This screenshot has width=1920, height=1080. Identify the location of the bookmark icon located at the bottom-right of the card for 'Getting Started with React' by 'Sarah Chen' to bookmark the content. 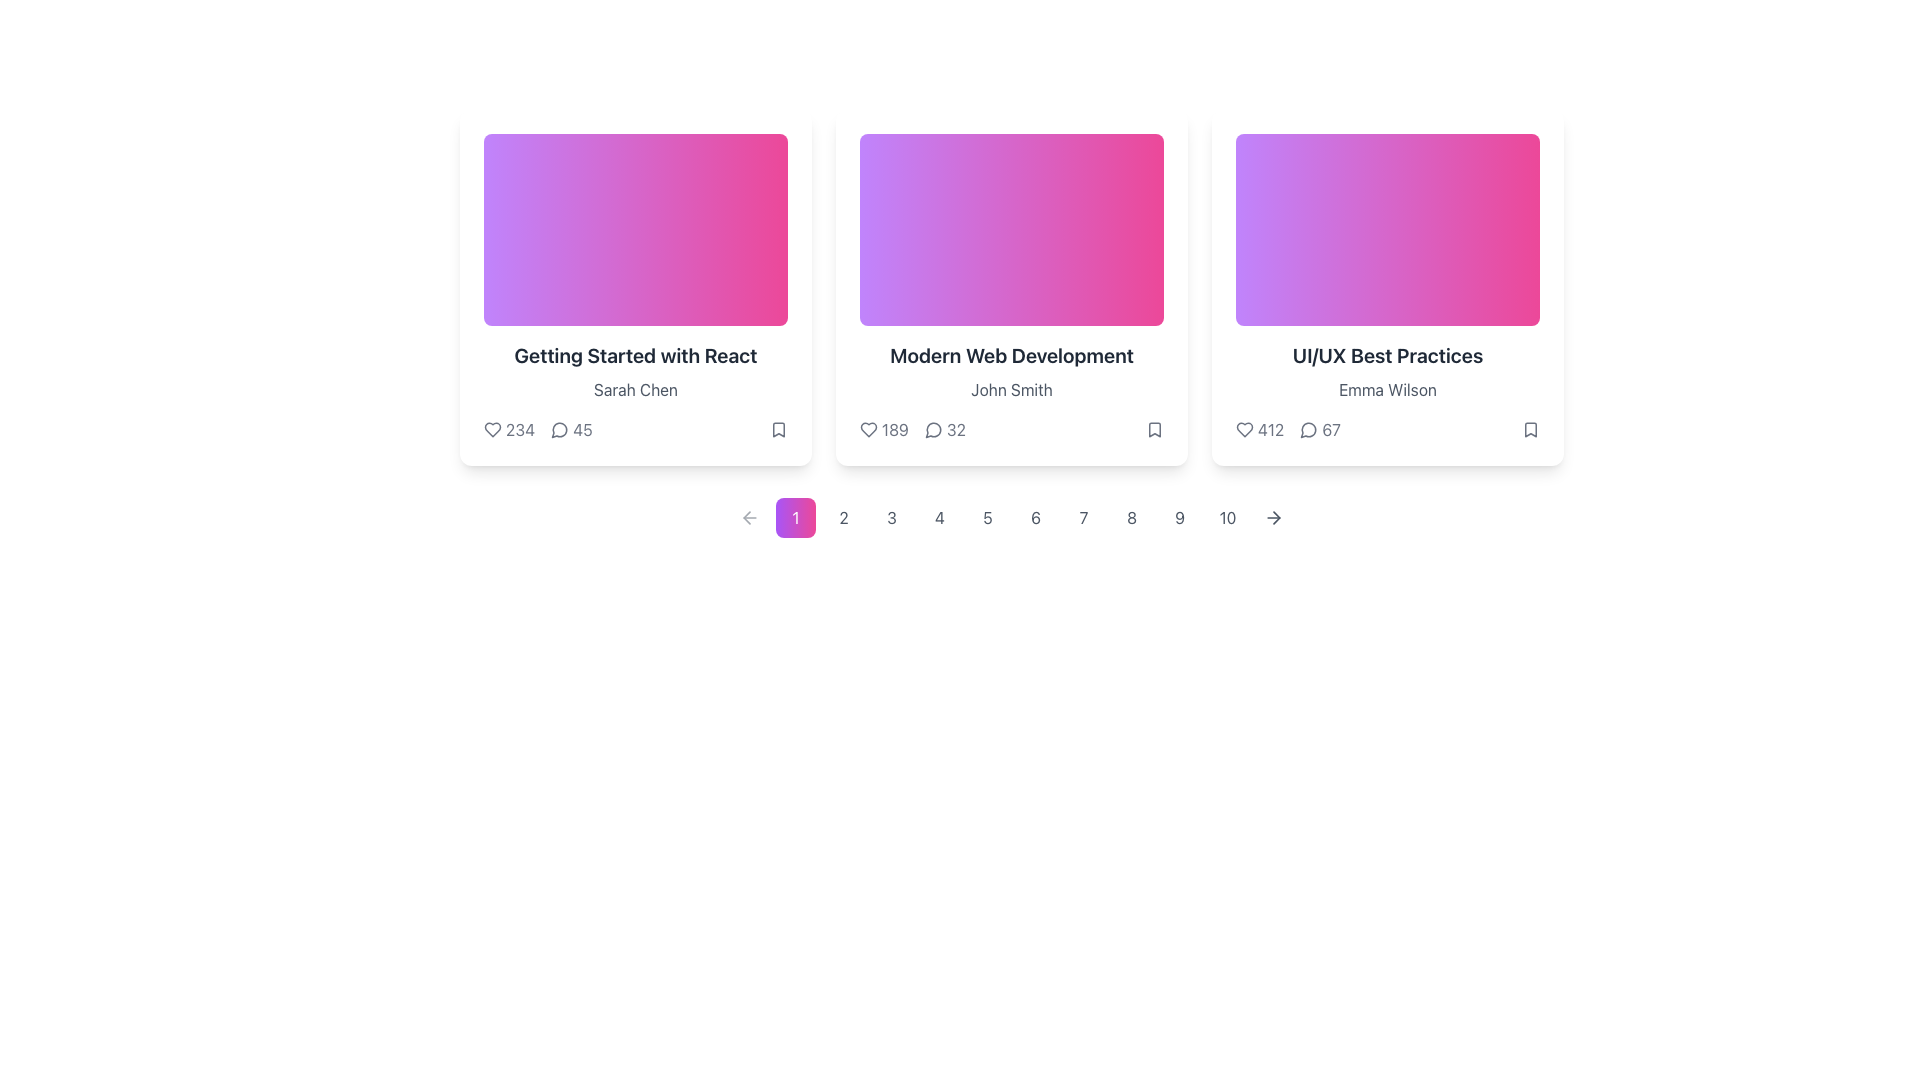
(777, 428).